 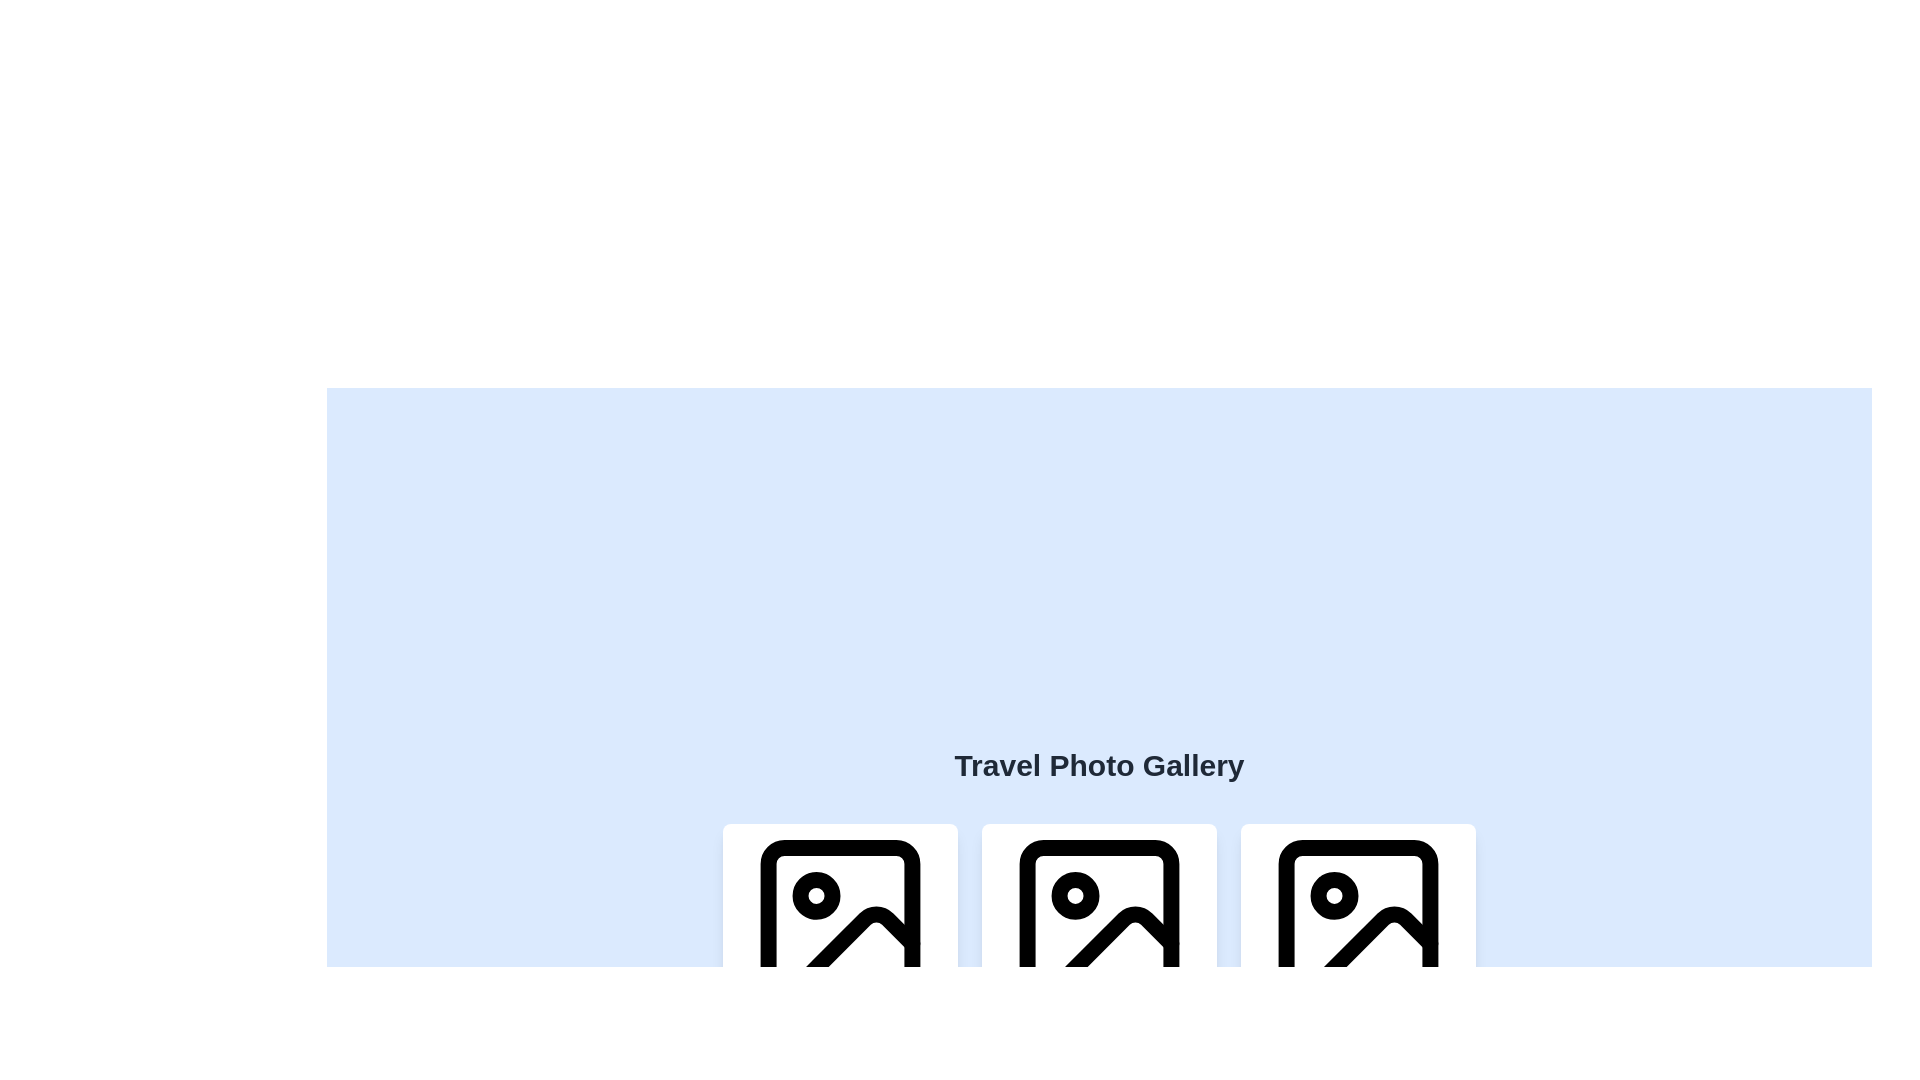 I want to click on the circular marker located in the upper-left section of the photo image icon that features a mountain silhouette and a sun or moon symbol, so click(x=816, y=894).